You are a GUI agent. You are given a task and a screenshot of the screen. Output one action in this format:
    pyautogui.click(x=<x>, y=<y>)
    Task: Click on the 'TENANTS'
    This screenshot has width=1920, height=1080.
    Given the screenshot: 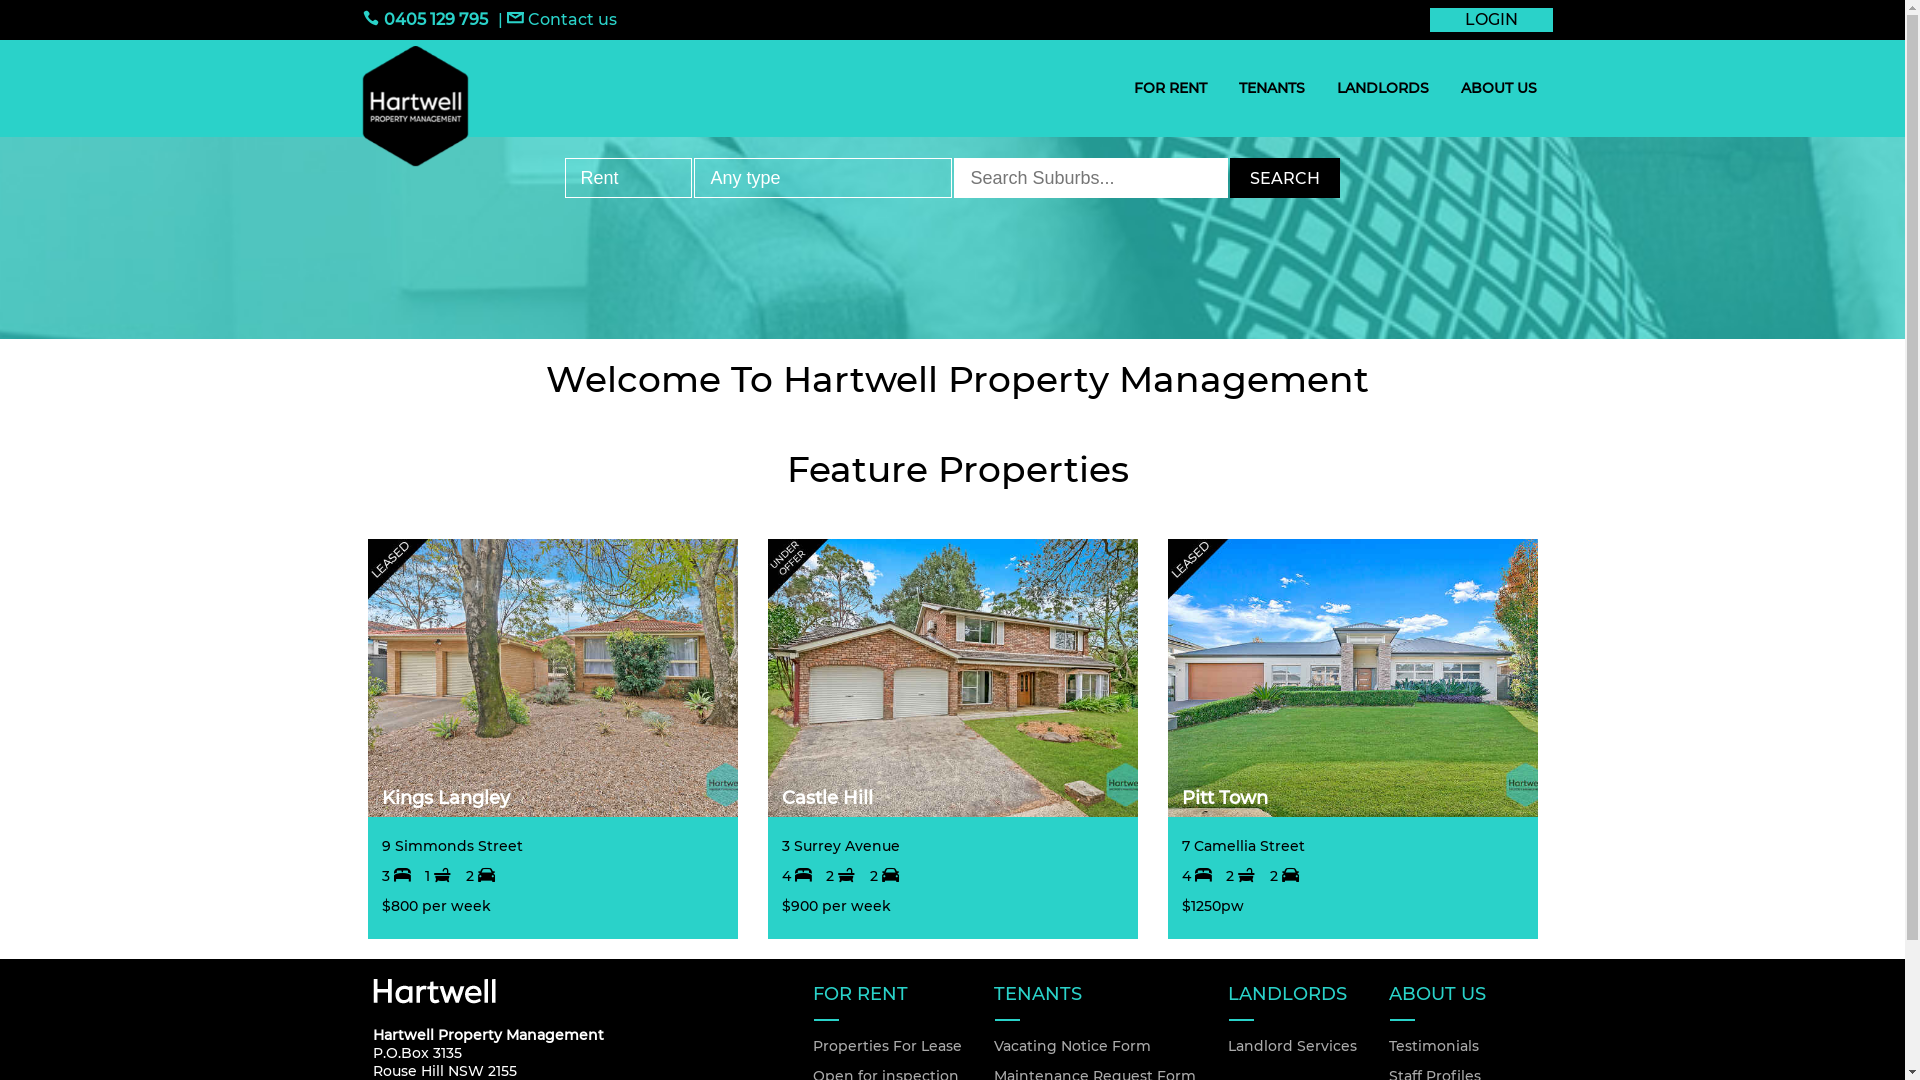 What is the action you would take?
    pyautogui.click(x=1270, y=87)
    